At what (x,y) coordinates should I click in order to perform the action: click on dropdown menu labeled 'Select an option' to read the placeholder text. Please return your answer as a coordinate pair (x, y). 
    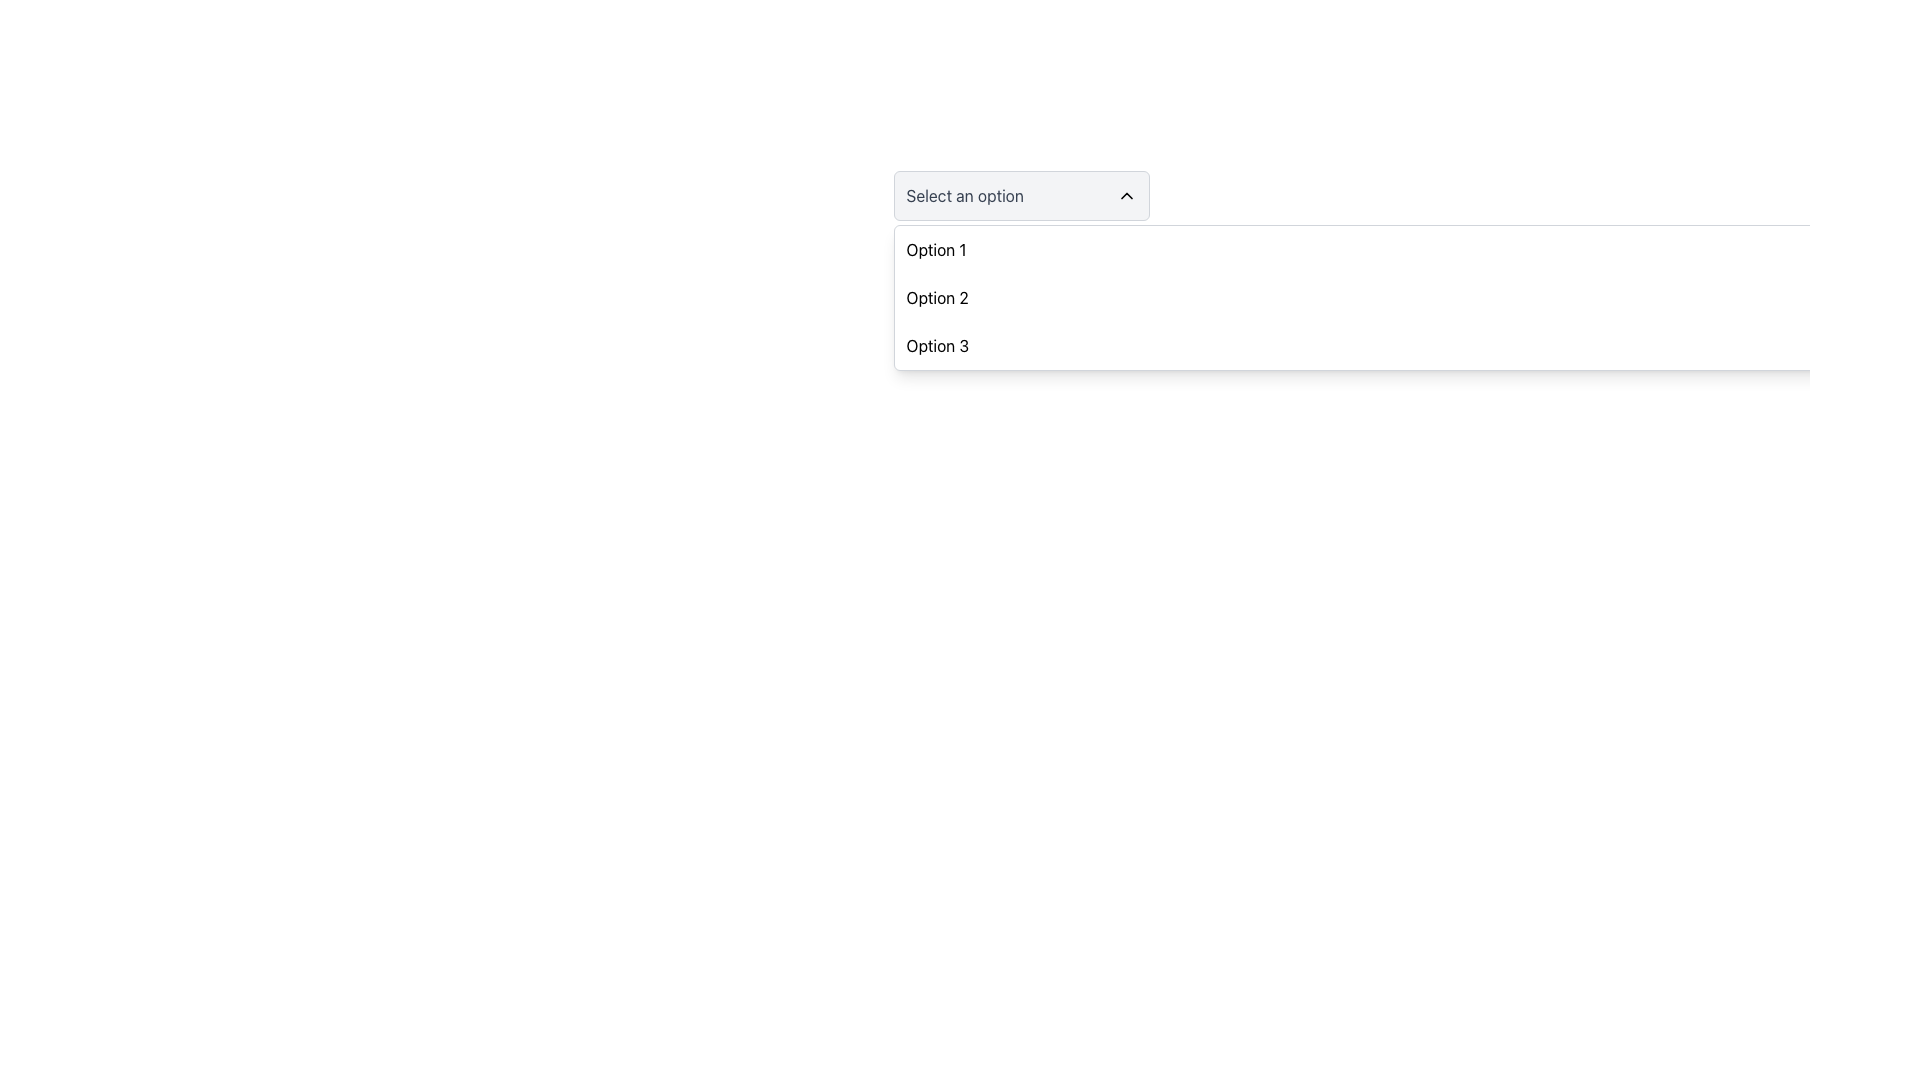
    Looking at the image, I should click on (1021, 196).